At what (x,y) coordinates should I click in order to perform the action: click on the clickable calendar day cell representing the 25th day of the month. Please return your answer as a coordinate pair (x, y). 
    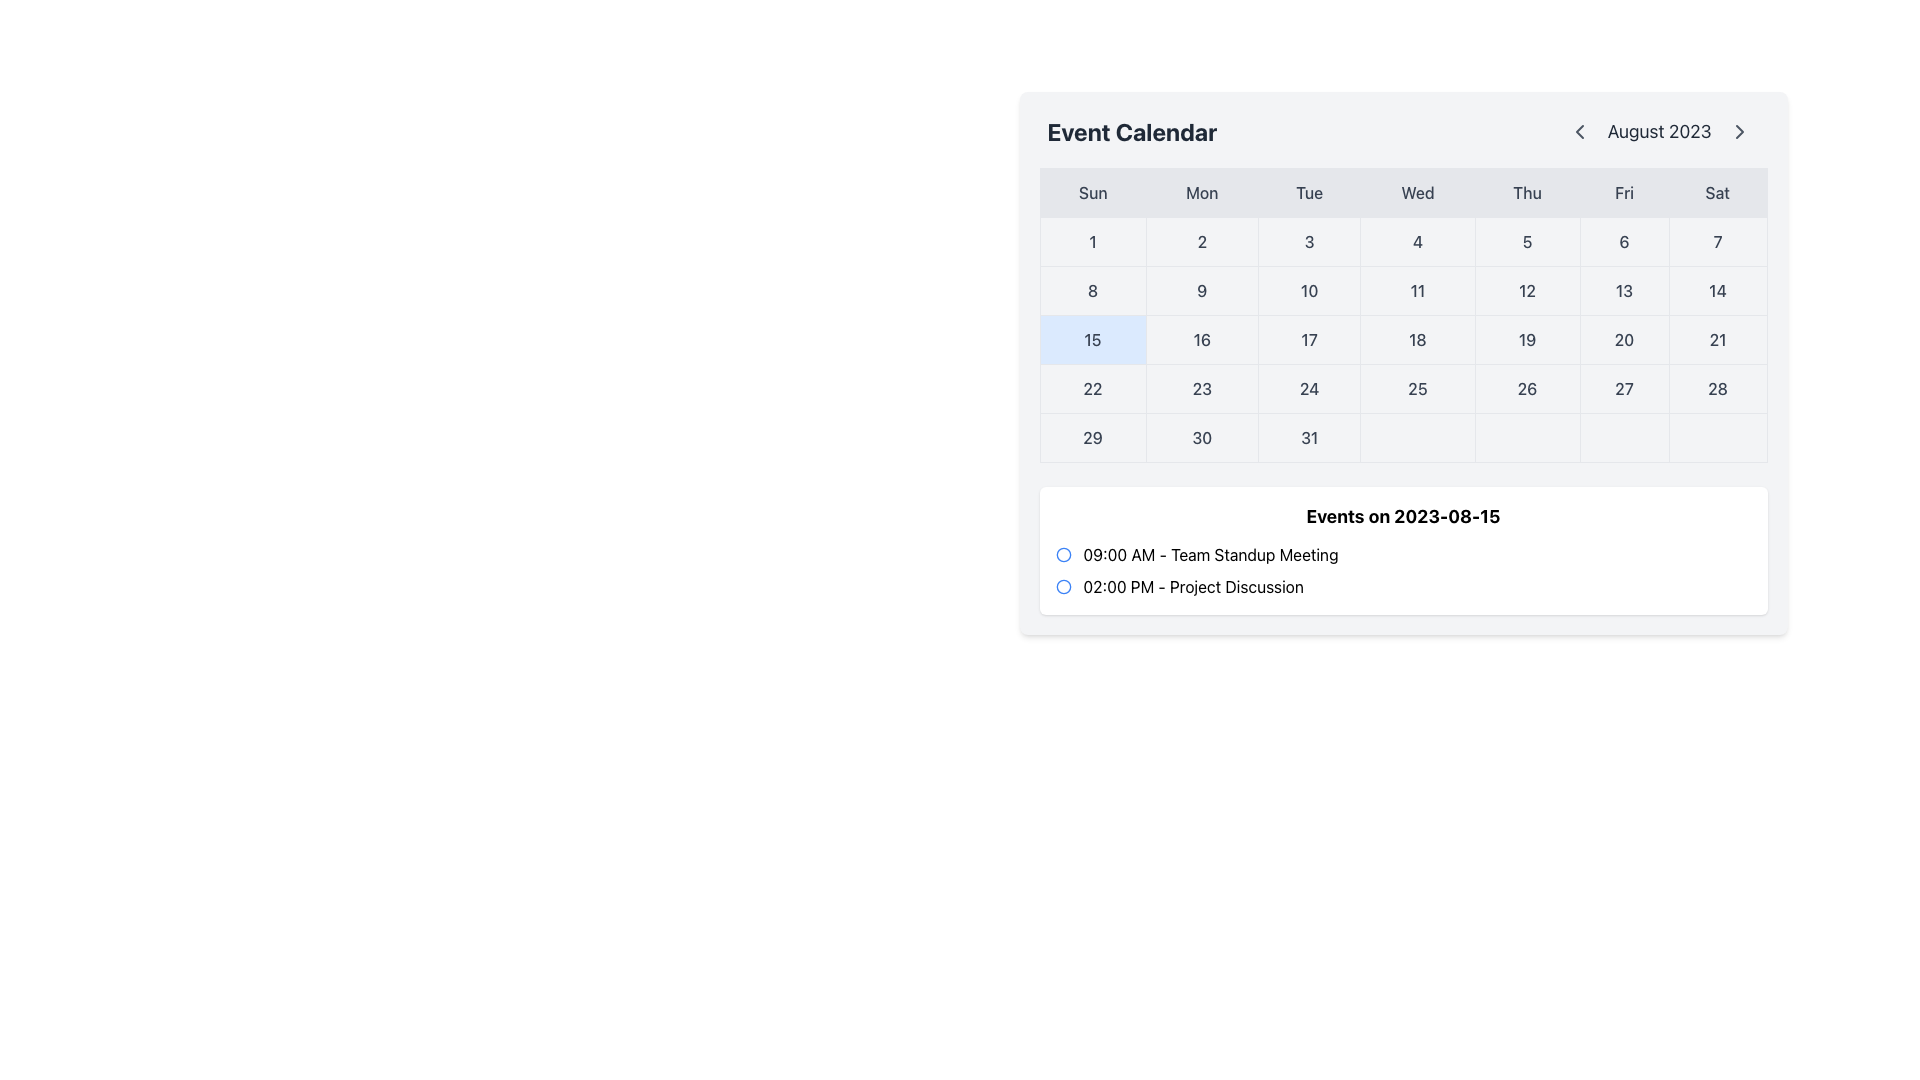
    Looking at the image, I should click on (1416, 389).